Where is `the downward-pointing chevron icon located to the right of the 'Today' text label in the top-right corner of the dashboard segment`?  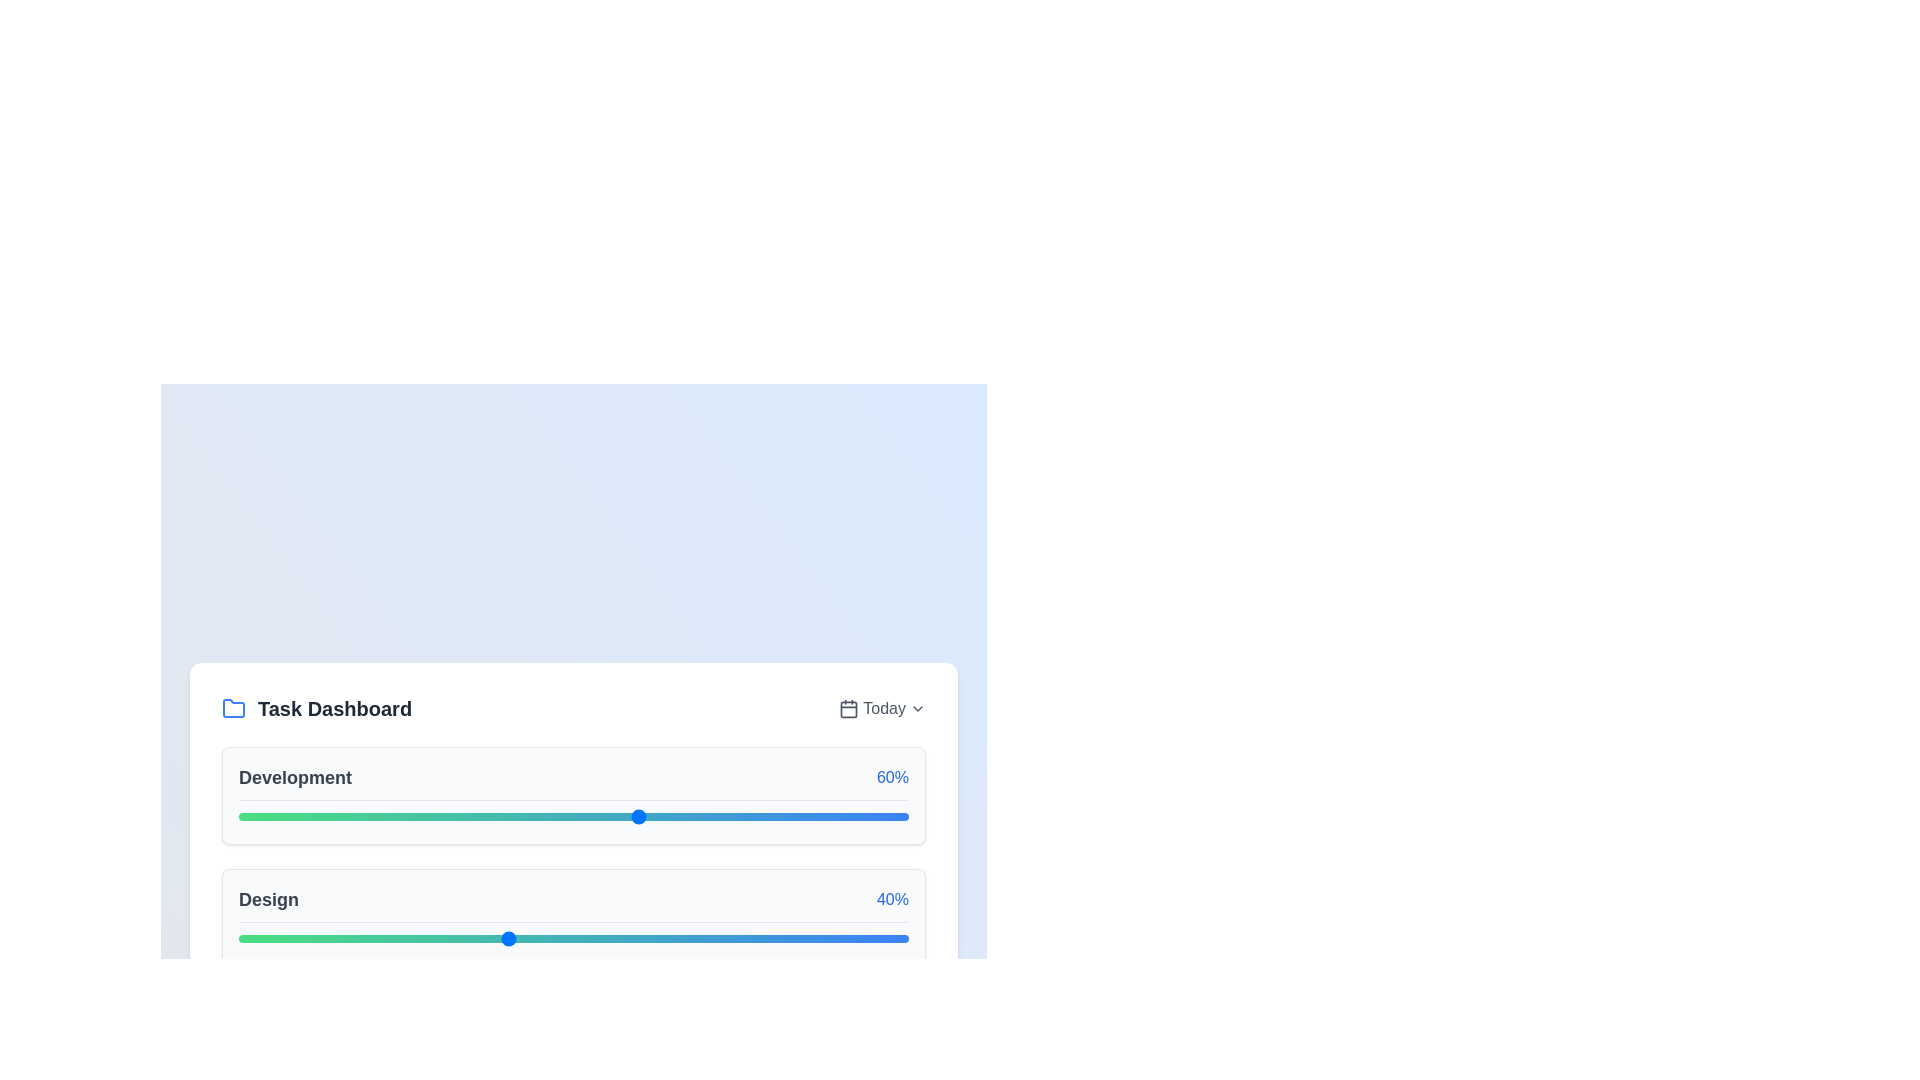 the downward-pointing chevron icon located to the right of the 'Today' text label in the top-right corner of the dashboard segment is located at coordinates (916, 708).